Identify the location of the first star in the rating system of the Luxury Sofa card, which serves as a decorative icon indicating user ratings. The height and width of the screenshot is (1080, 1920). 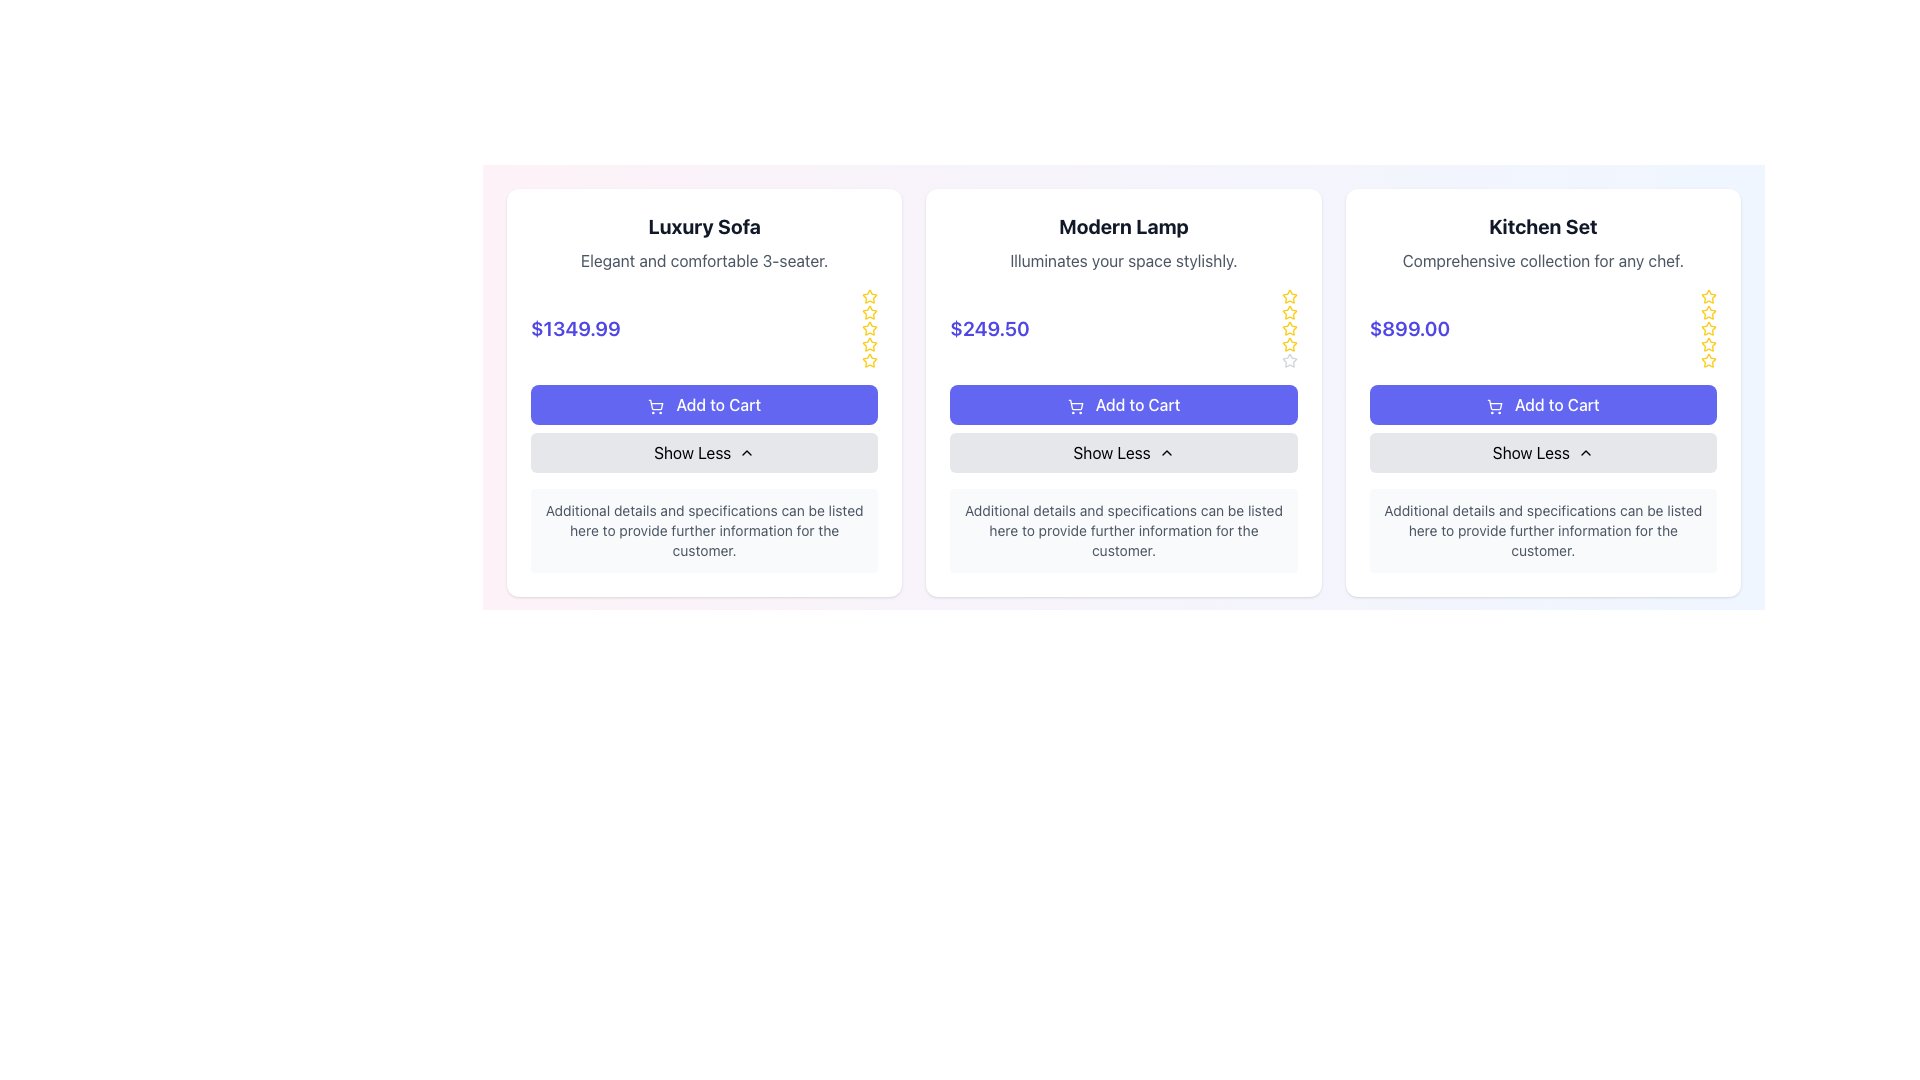
(870, 296).